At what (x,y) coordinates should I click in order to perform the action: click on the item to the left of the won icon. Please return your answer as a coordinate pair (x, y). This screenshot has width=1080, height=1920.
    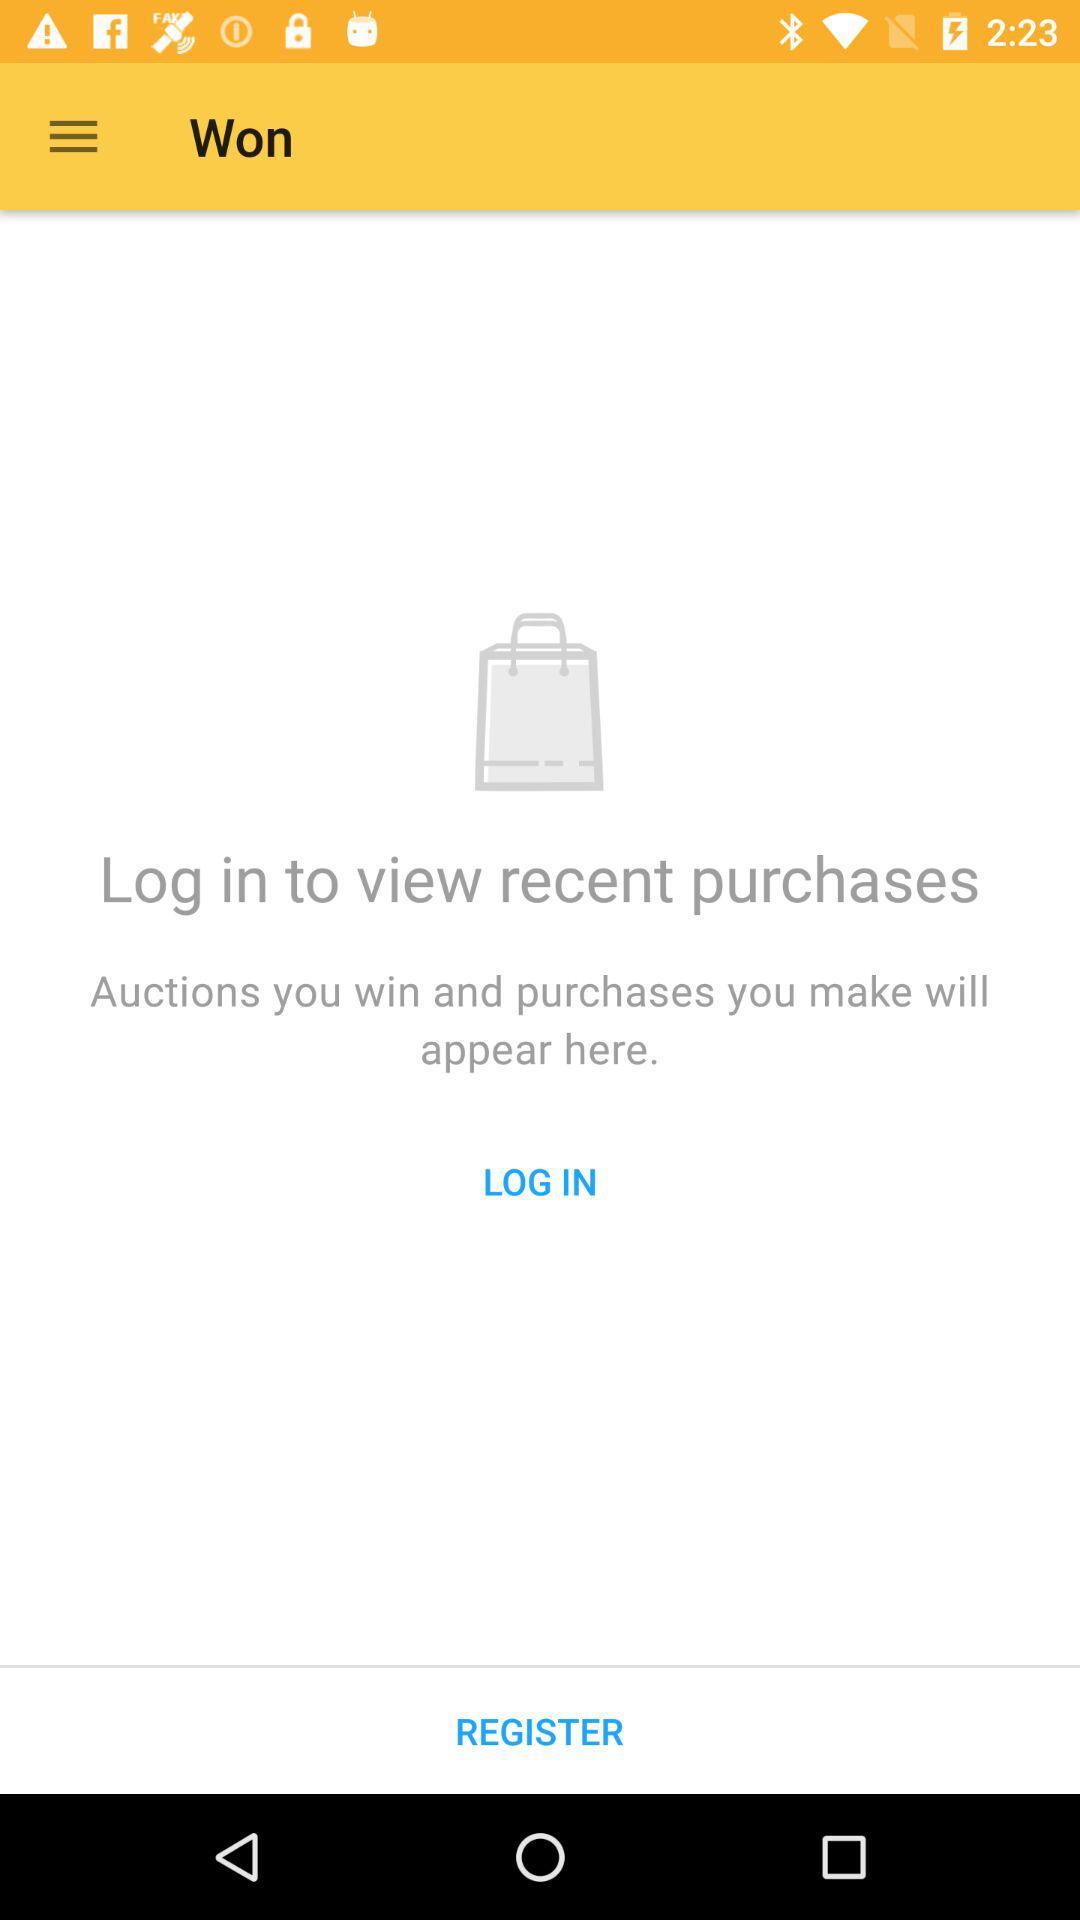
    Looking at the image, I should click on (72, 135).